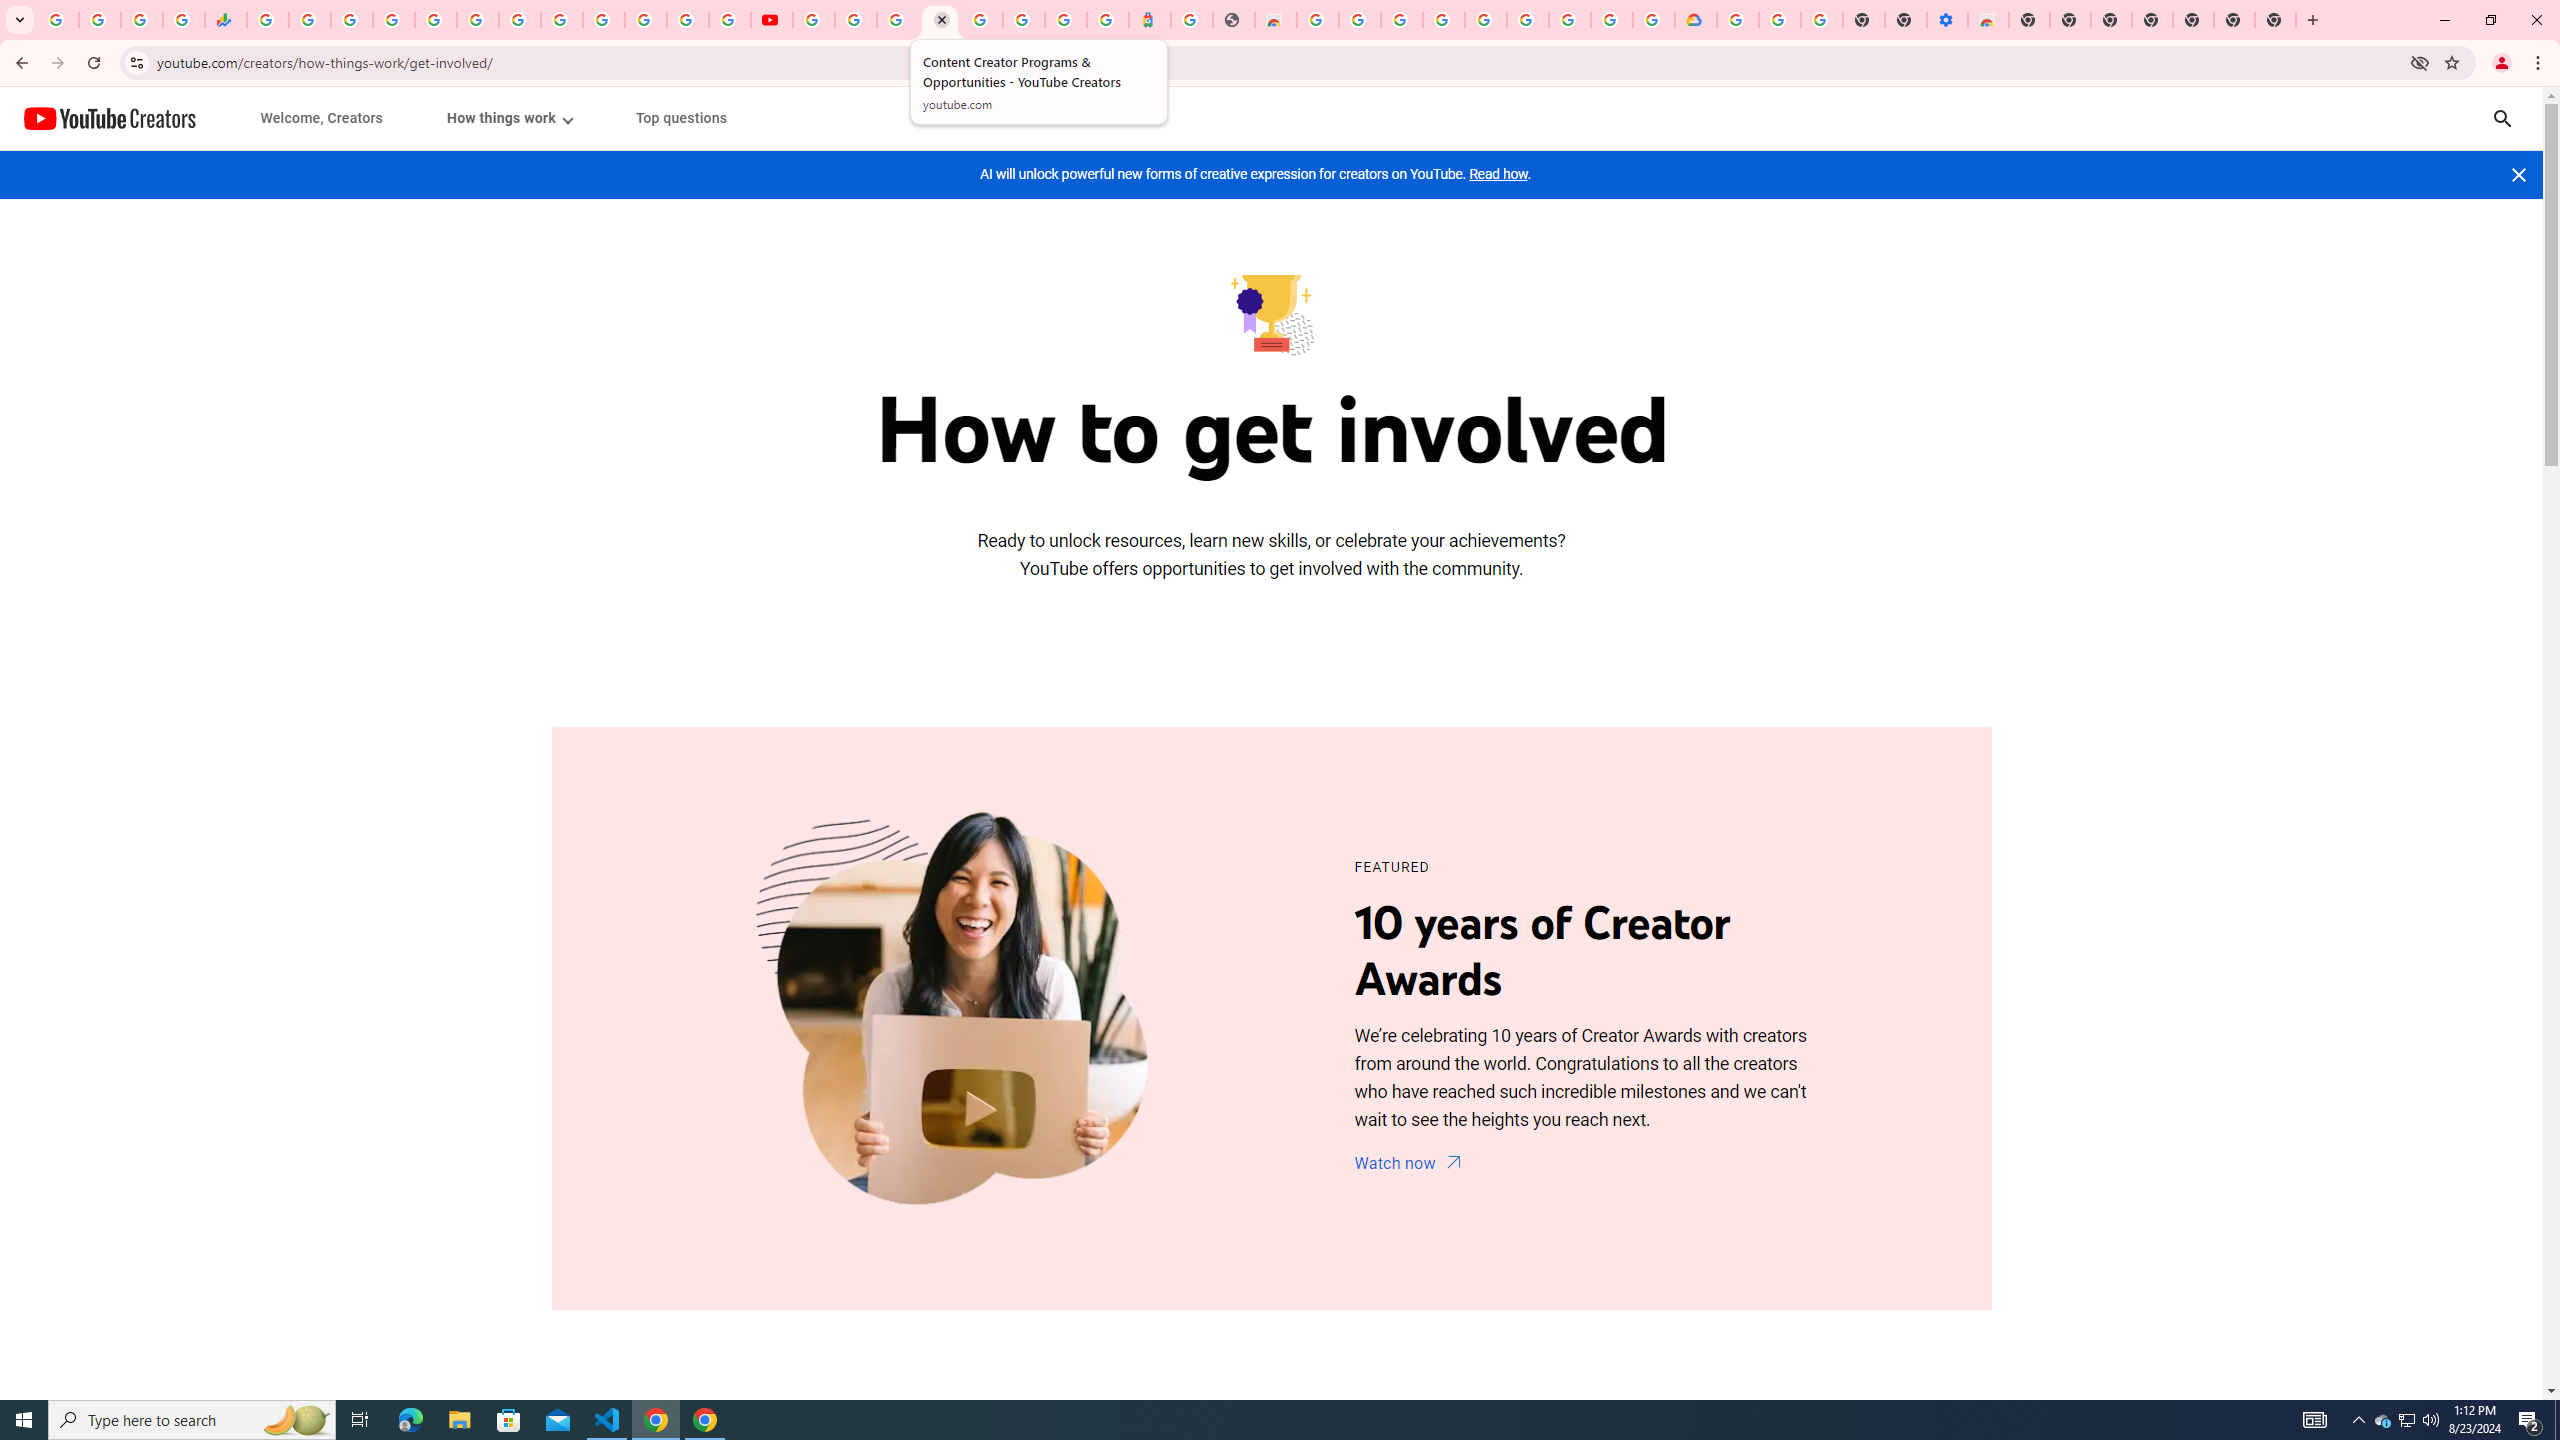 This screenshot has width=2560, height=1440. Describe the element at coordinates (896, 19) in the screenshot. I see `'Create your Google Account'` at that location.